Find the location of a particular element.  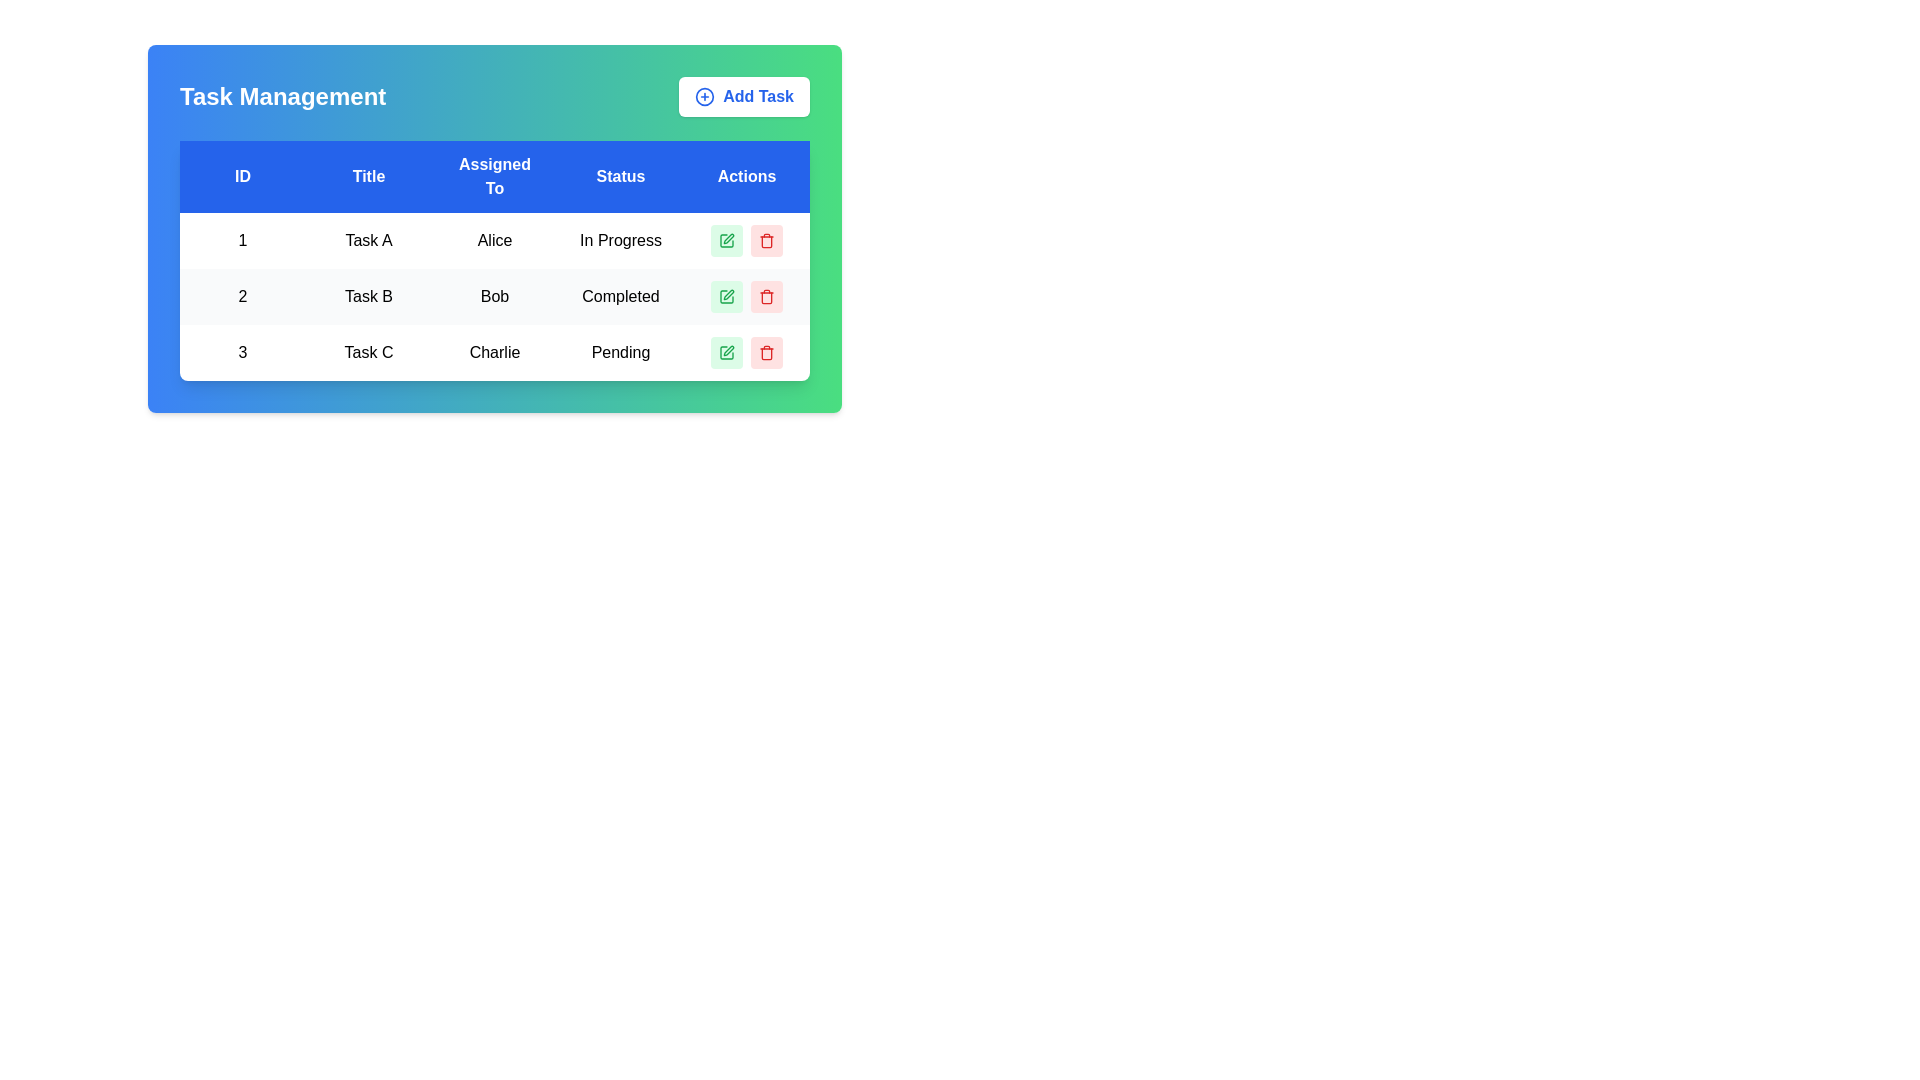

the second row of the task table is located at coordinates (494, 297).